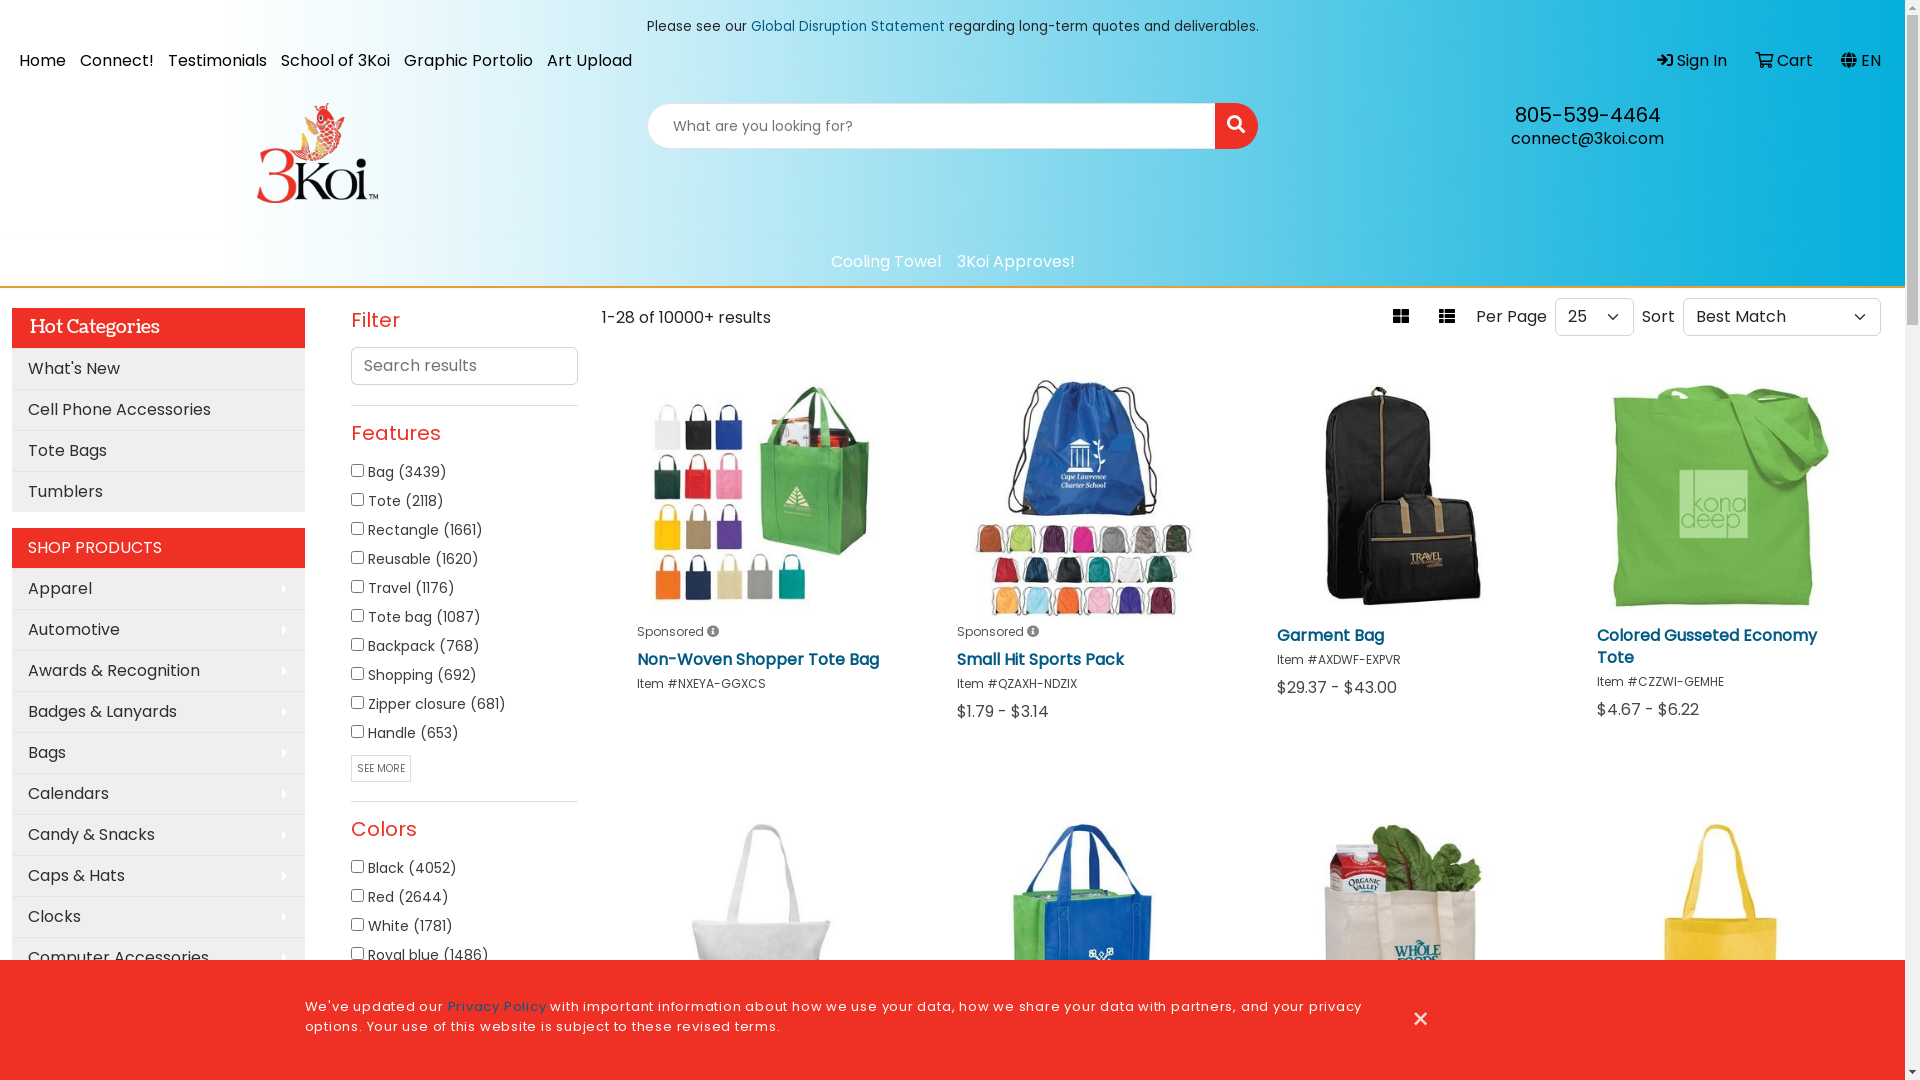 This screenshot has height=1080, width=1920. Describe the element at coordinates (157, 587) in the screenshot. I see `'Apparel'` at that location.